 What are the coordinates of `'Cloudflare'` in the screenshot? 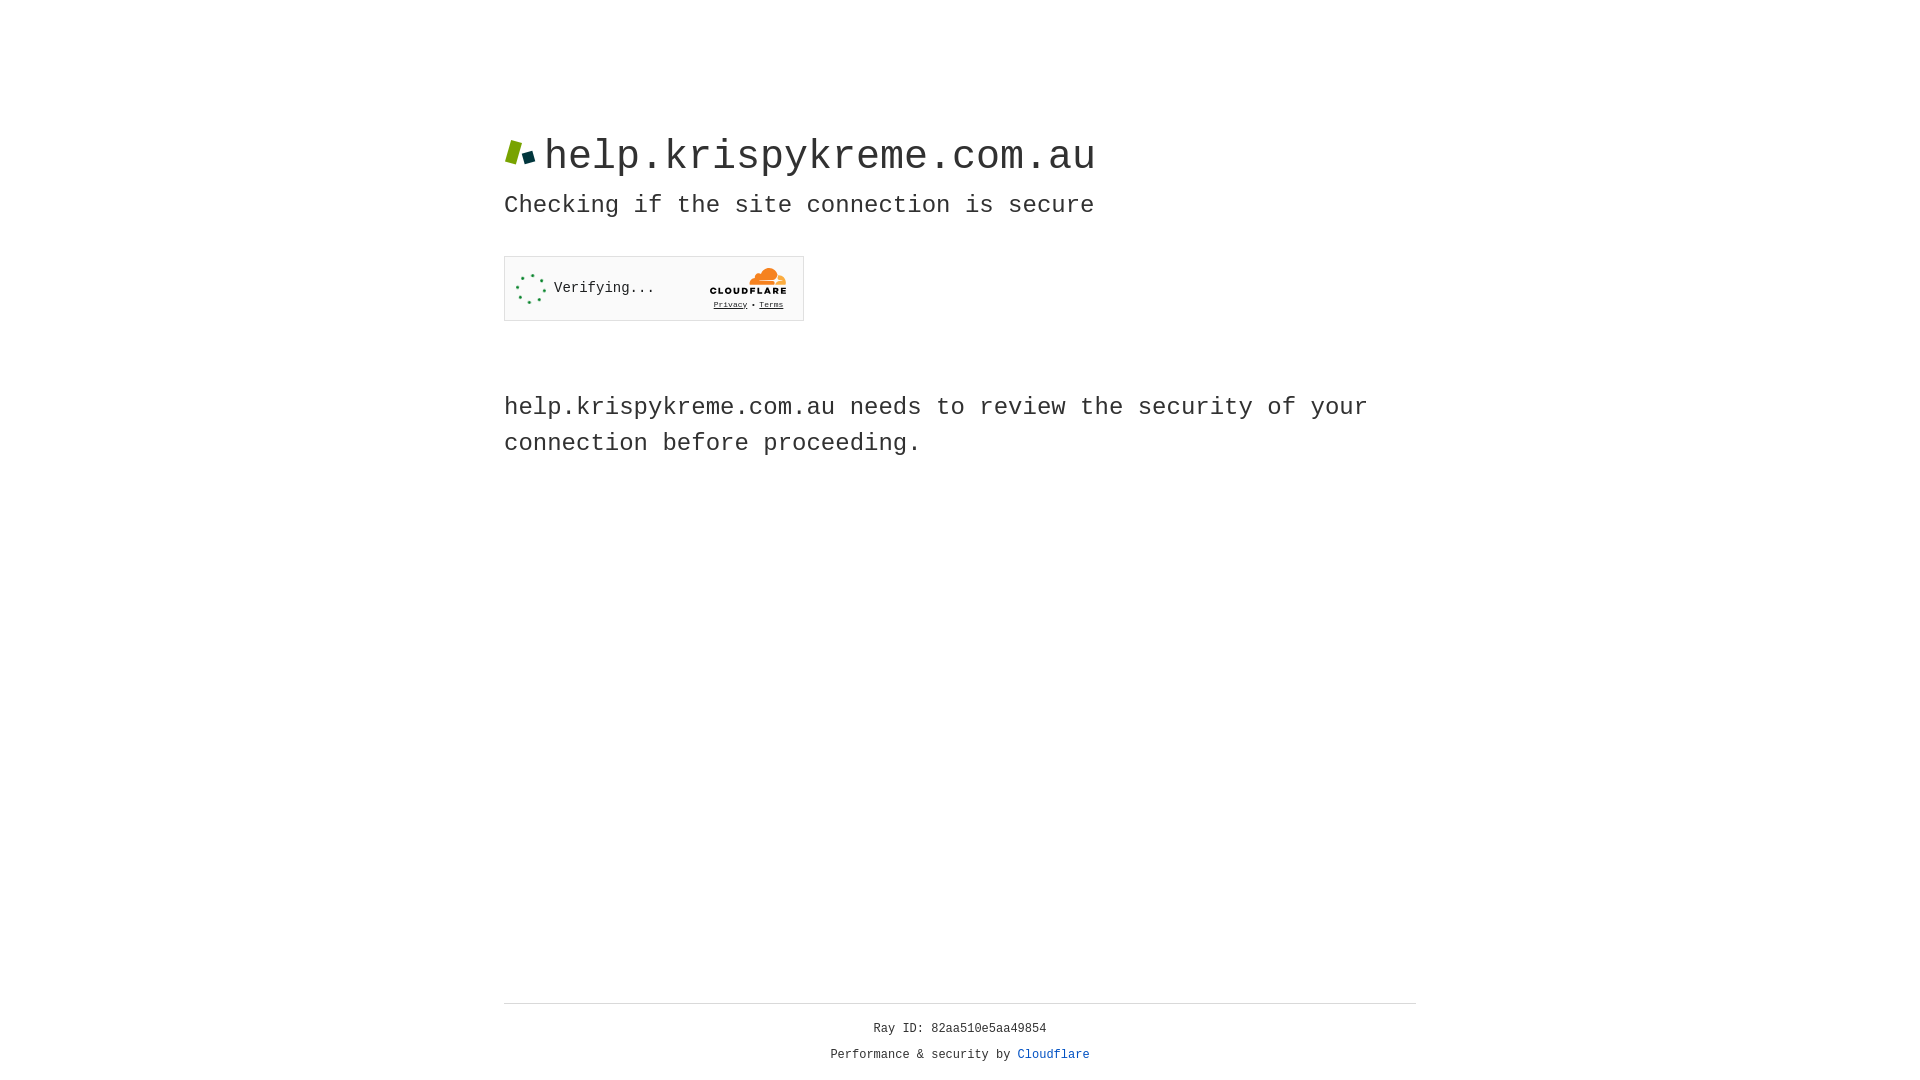 It's located at (1053, 1054).